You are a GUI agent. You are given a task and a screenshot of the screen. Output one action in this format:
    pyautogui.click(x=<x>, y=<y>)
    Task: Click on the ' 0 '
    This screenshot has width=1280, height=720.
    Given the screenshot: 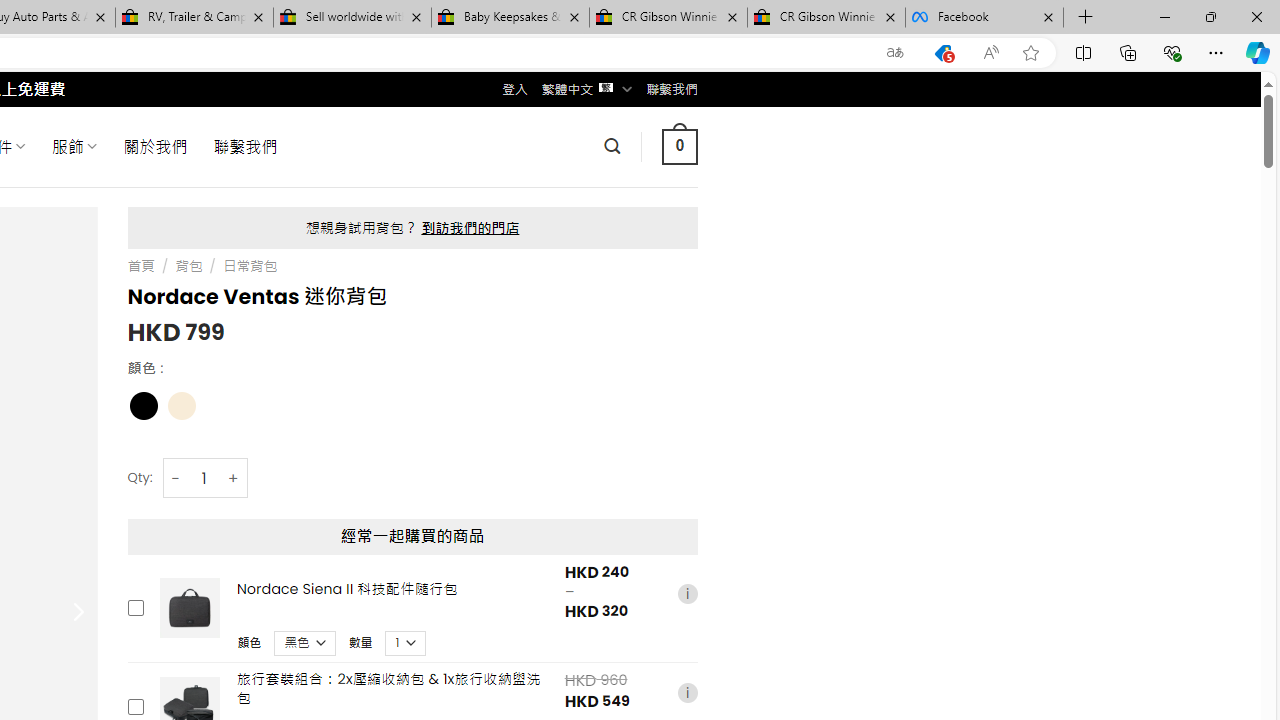 What is the action you would take?
    pyautogui.click(x=679, y=145)
    